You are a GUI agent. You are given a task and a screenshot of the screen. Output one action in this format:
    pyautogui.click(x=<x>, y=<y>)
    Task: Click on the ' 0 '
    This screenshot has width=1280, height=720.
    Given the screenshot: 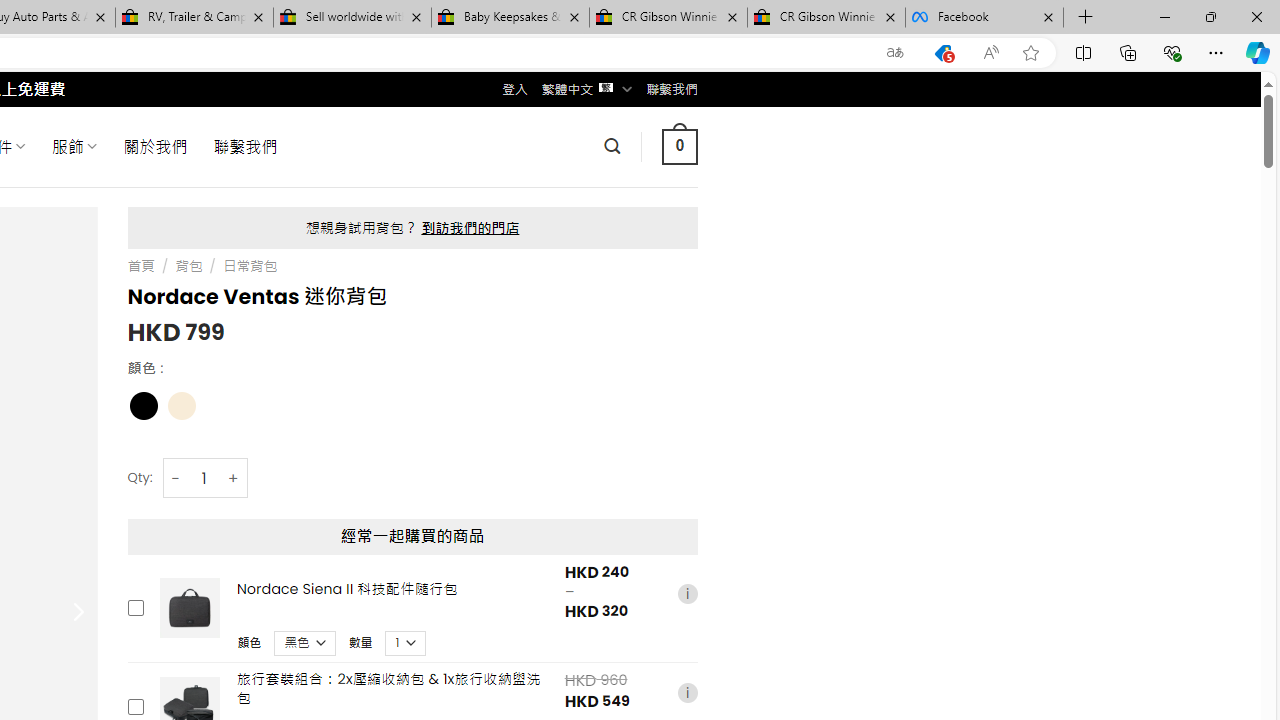 What is the action you would take?
    pyautogui.click(x=679, y=145)
    